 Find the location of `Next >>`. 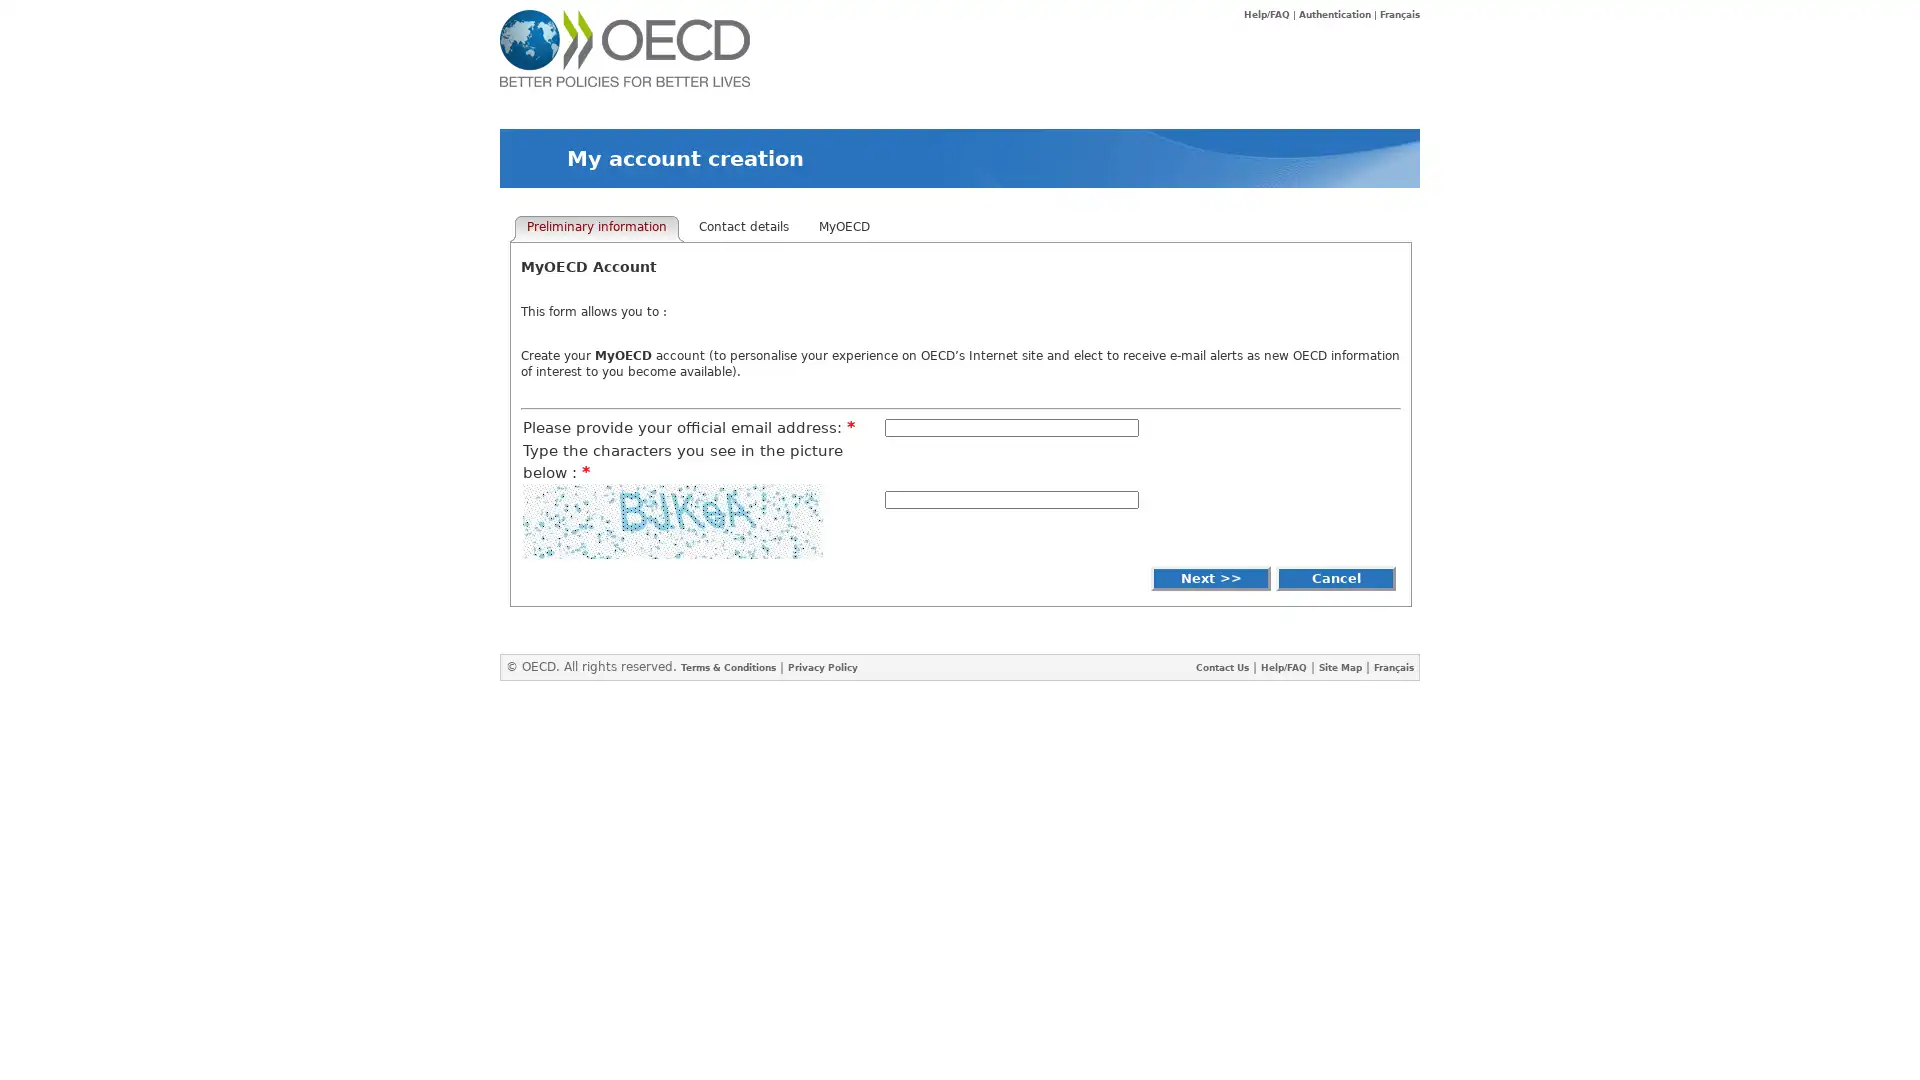

Next >> is located at coordinates (1209, 578).